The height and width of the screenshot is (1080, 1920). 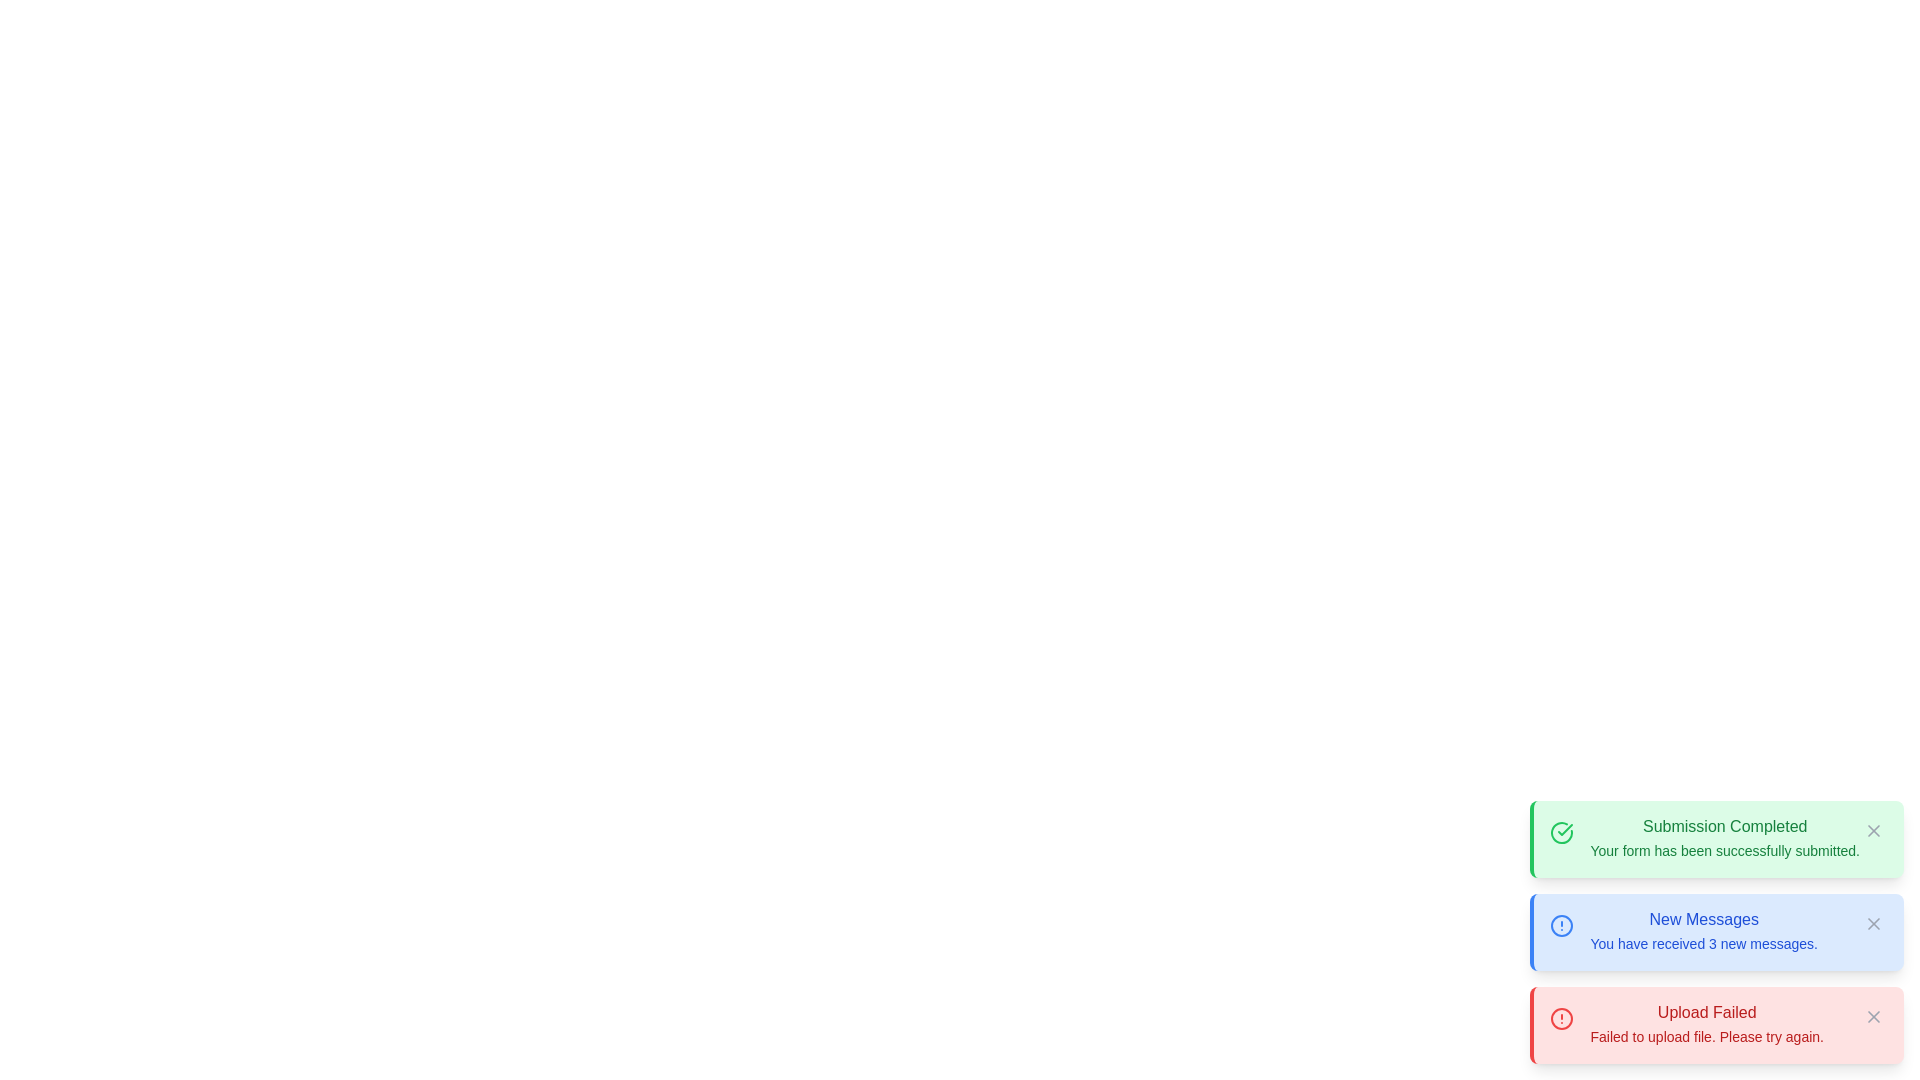 I want to click on the close button located at the top-right corner of the 'Submission Completed' alert box to observe a visual change, so click(x=1872, y=830).